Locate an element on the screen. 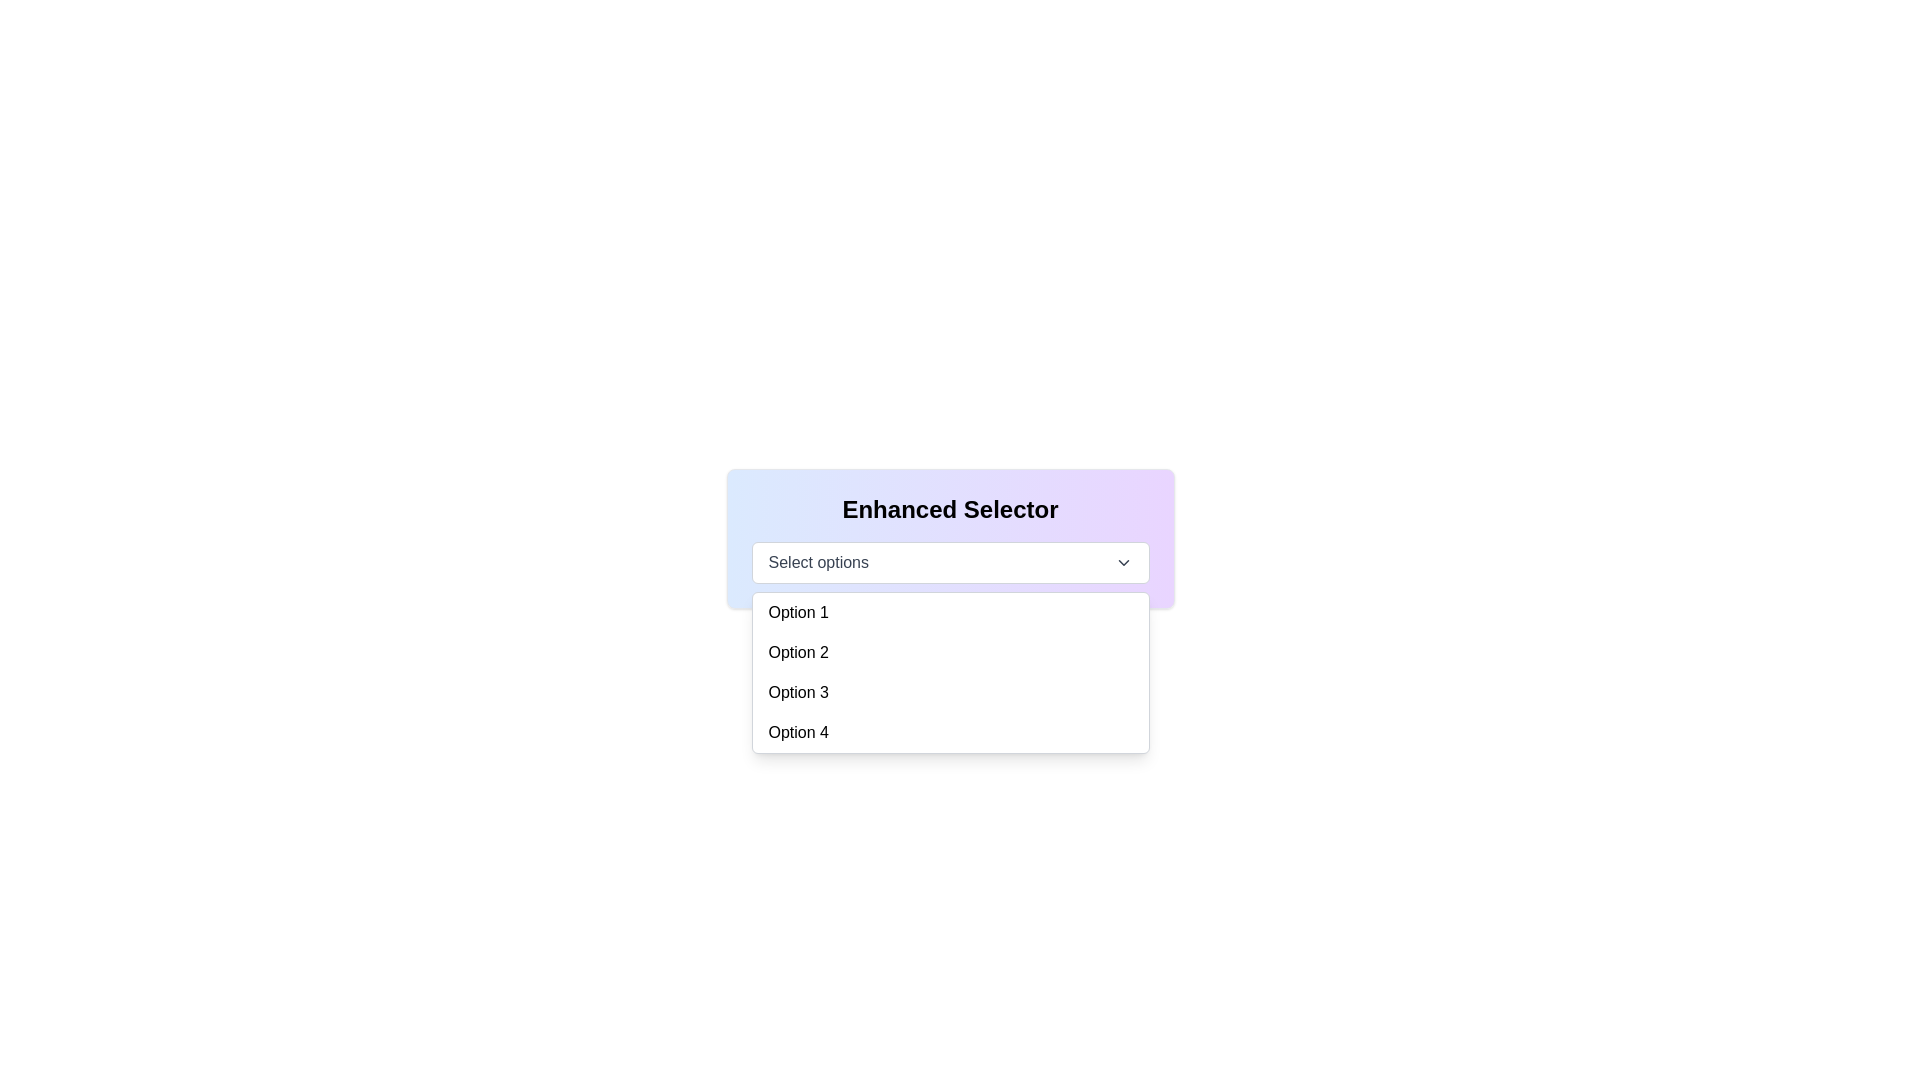 The height and width of the screenshot is (1080, 1920). the selectable menu option labeled 'Option 2' to activate its hover style is located at coordinates (949, 652).